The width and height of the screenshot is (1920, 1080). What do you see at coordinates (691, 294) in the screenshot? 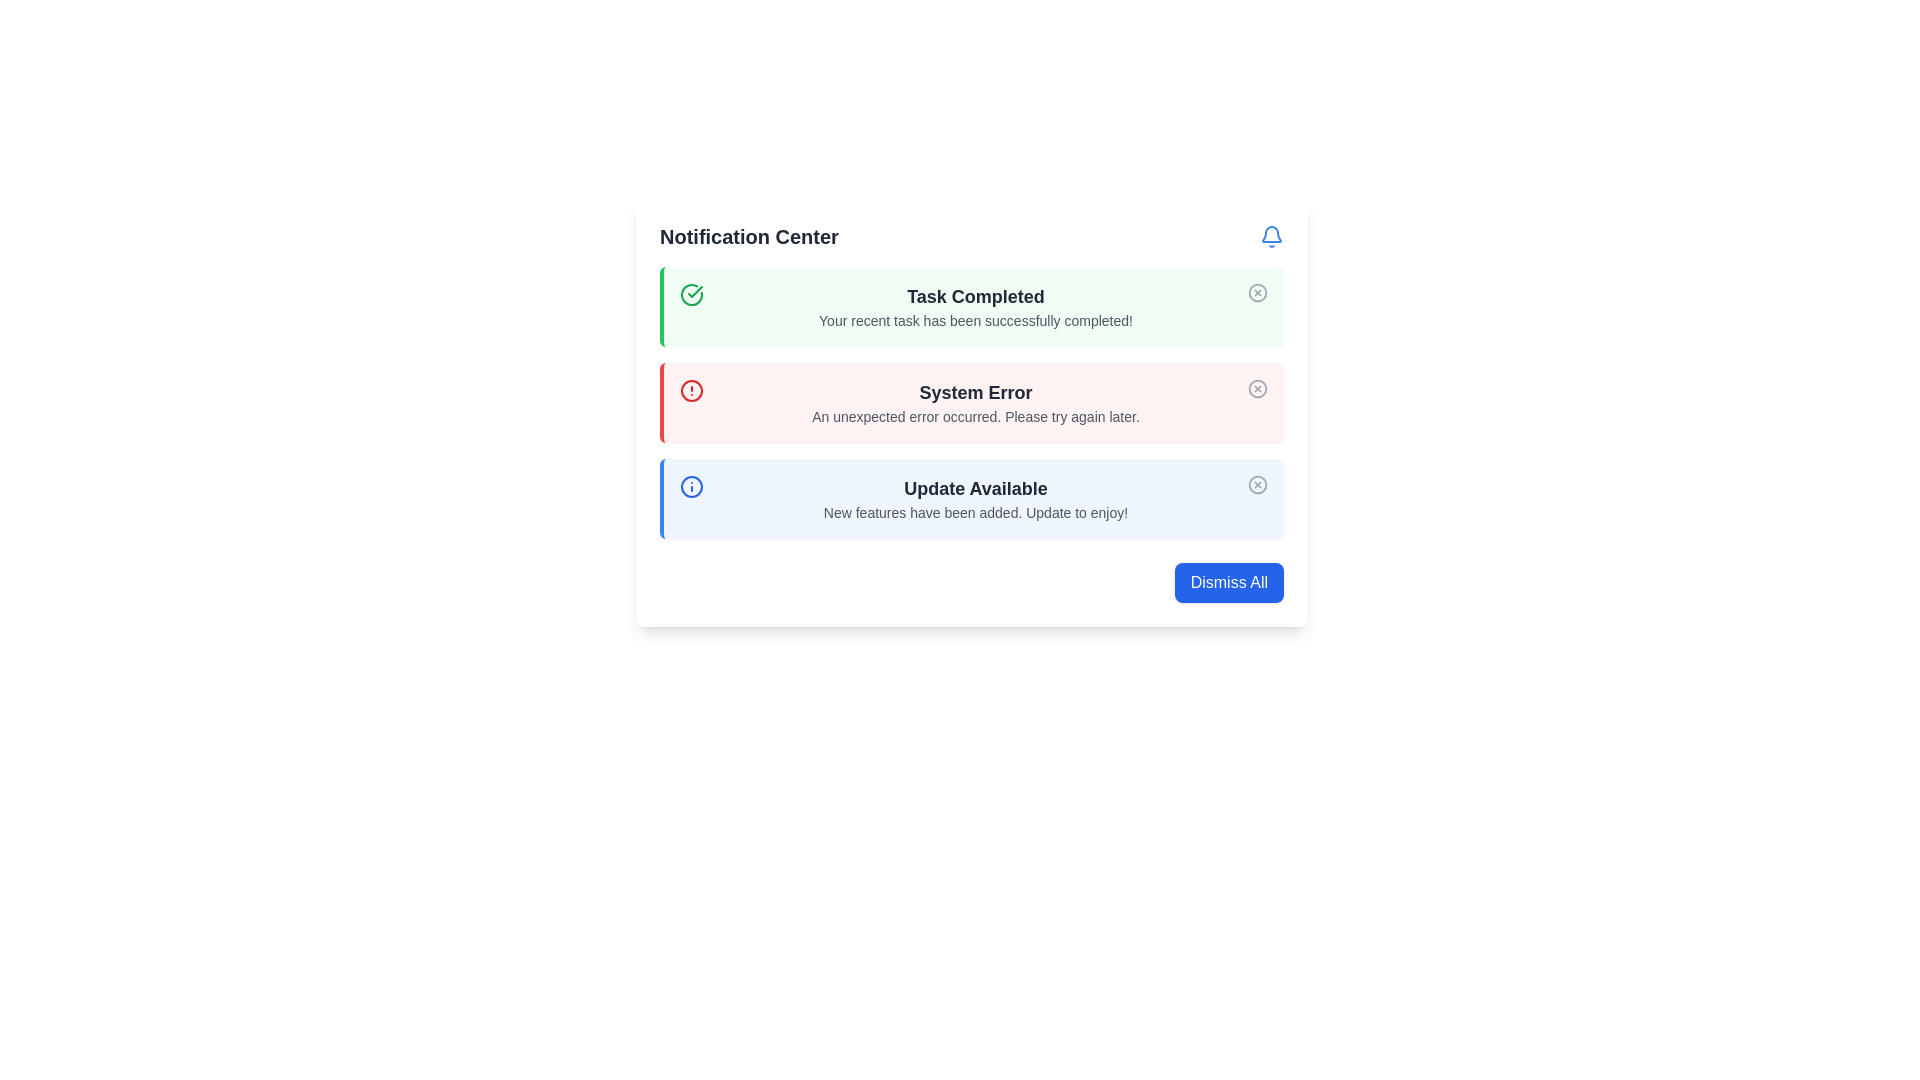
I see `the circular checkmark icon located next to the 'Task Completed' text in the notification banner` at bounding box center [691, 294].